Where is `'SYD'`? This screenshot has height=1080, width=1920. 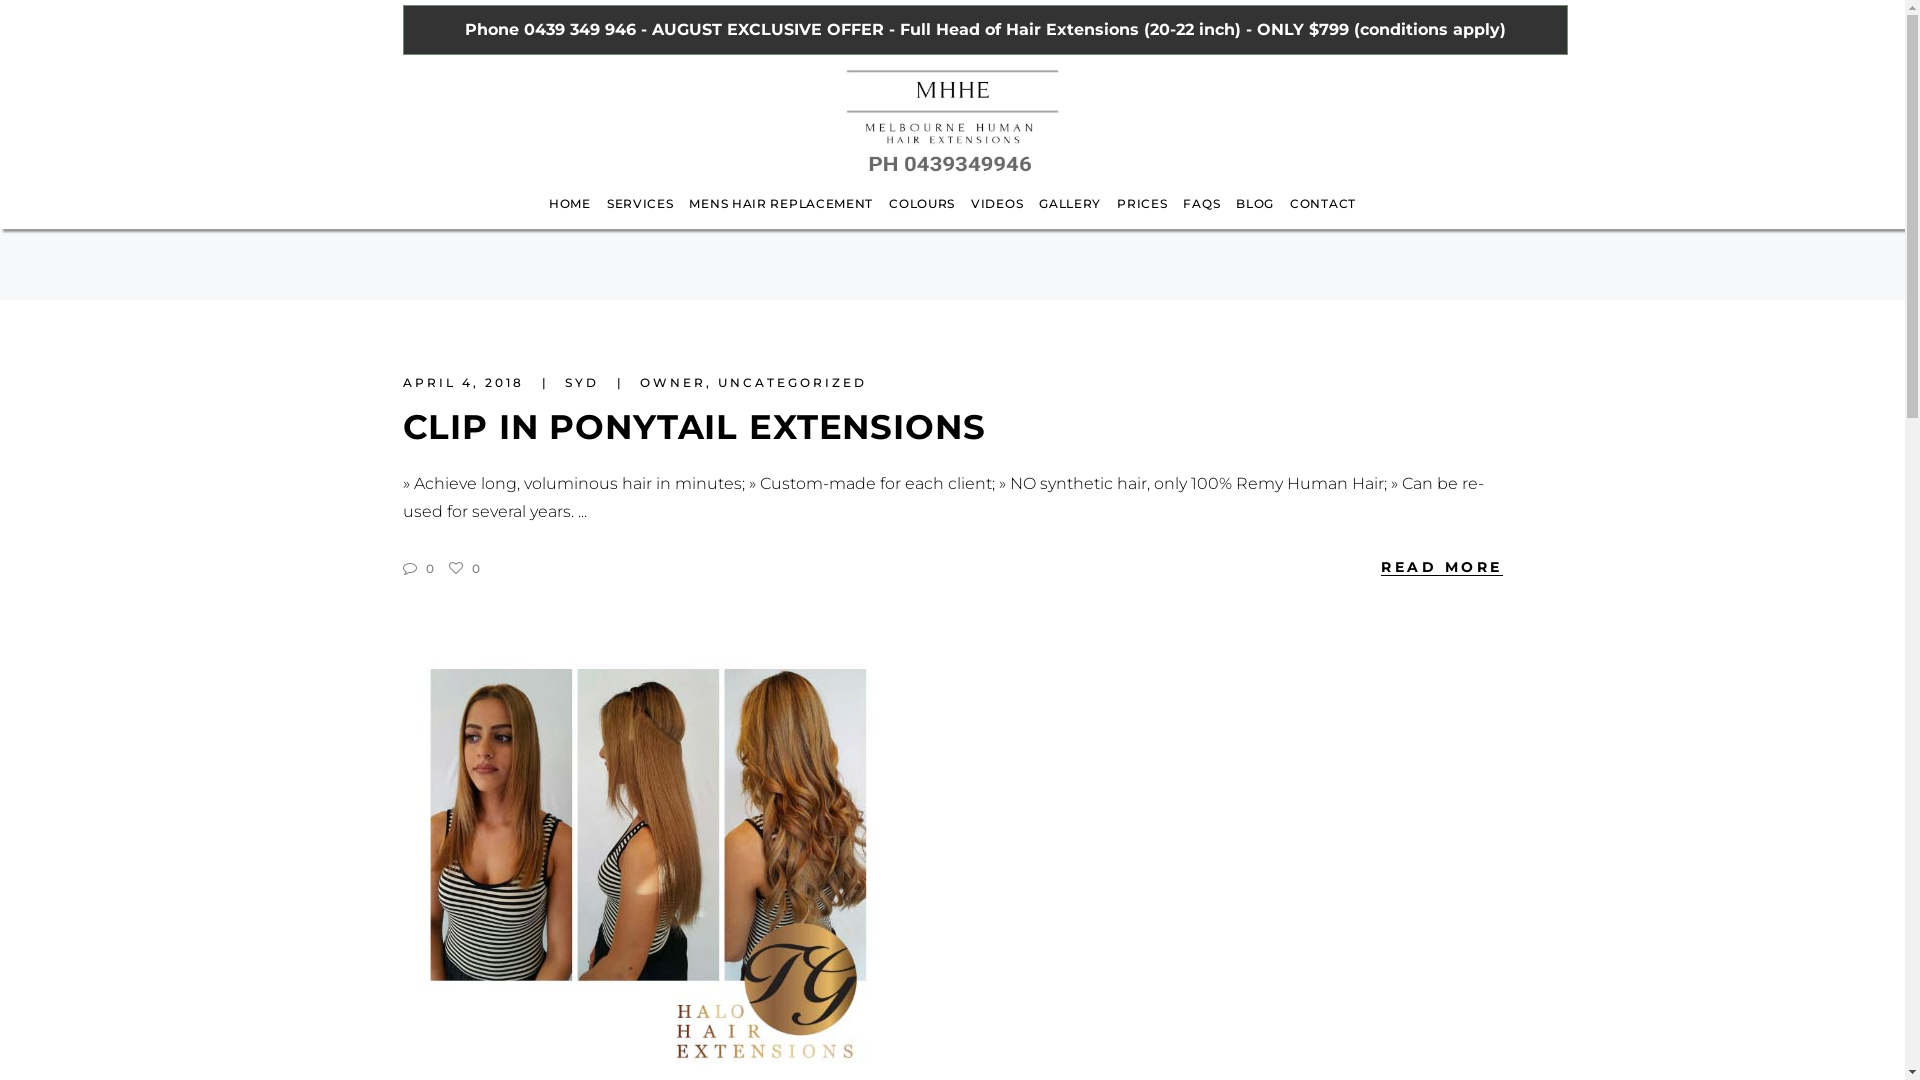 'SYD' is located at coordinates (583, 382).